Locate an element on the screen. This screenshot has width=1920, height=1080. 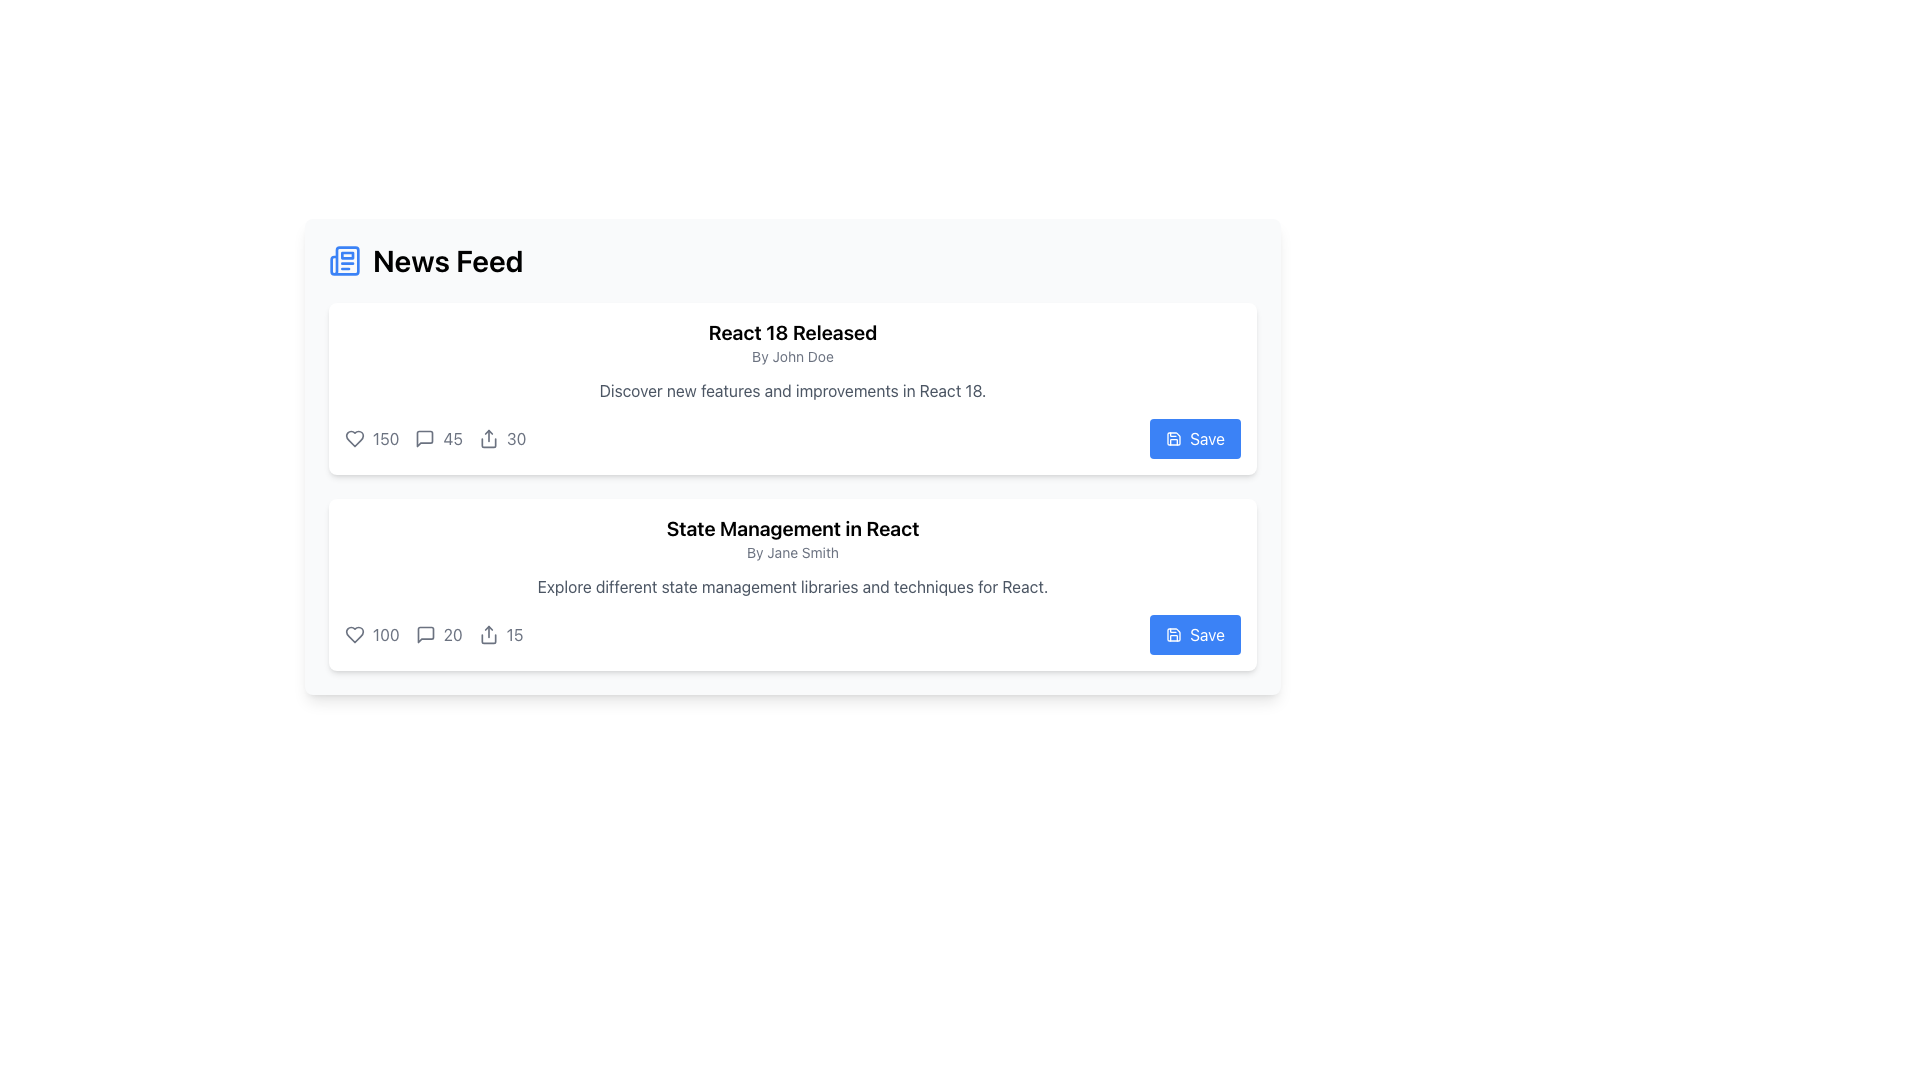
the static text label displaying the number of comments for the associated news item is located at coordinates (452, 635).